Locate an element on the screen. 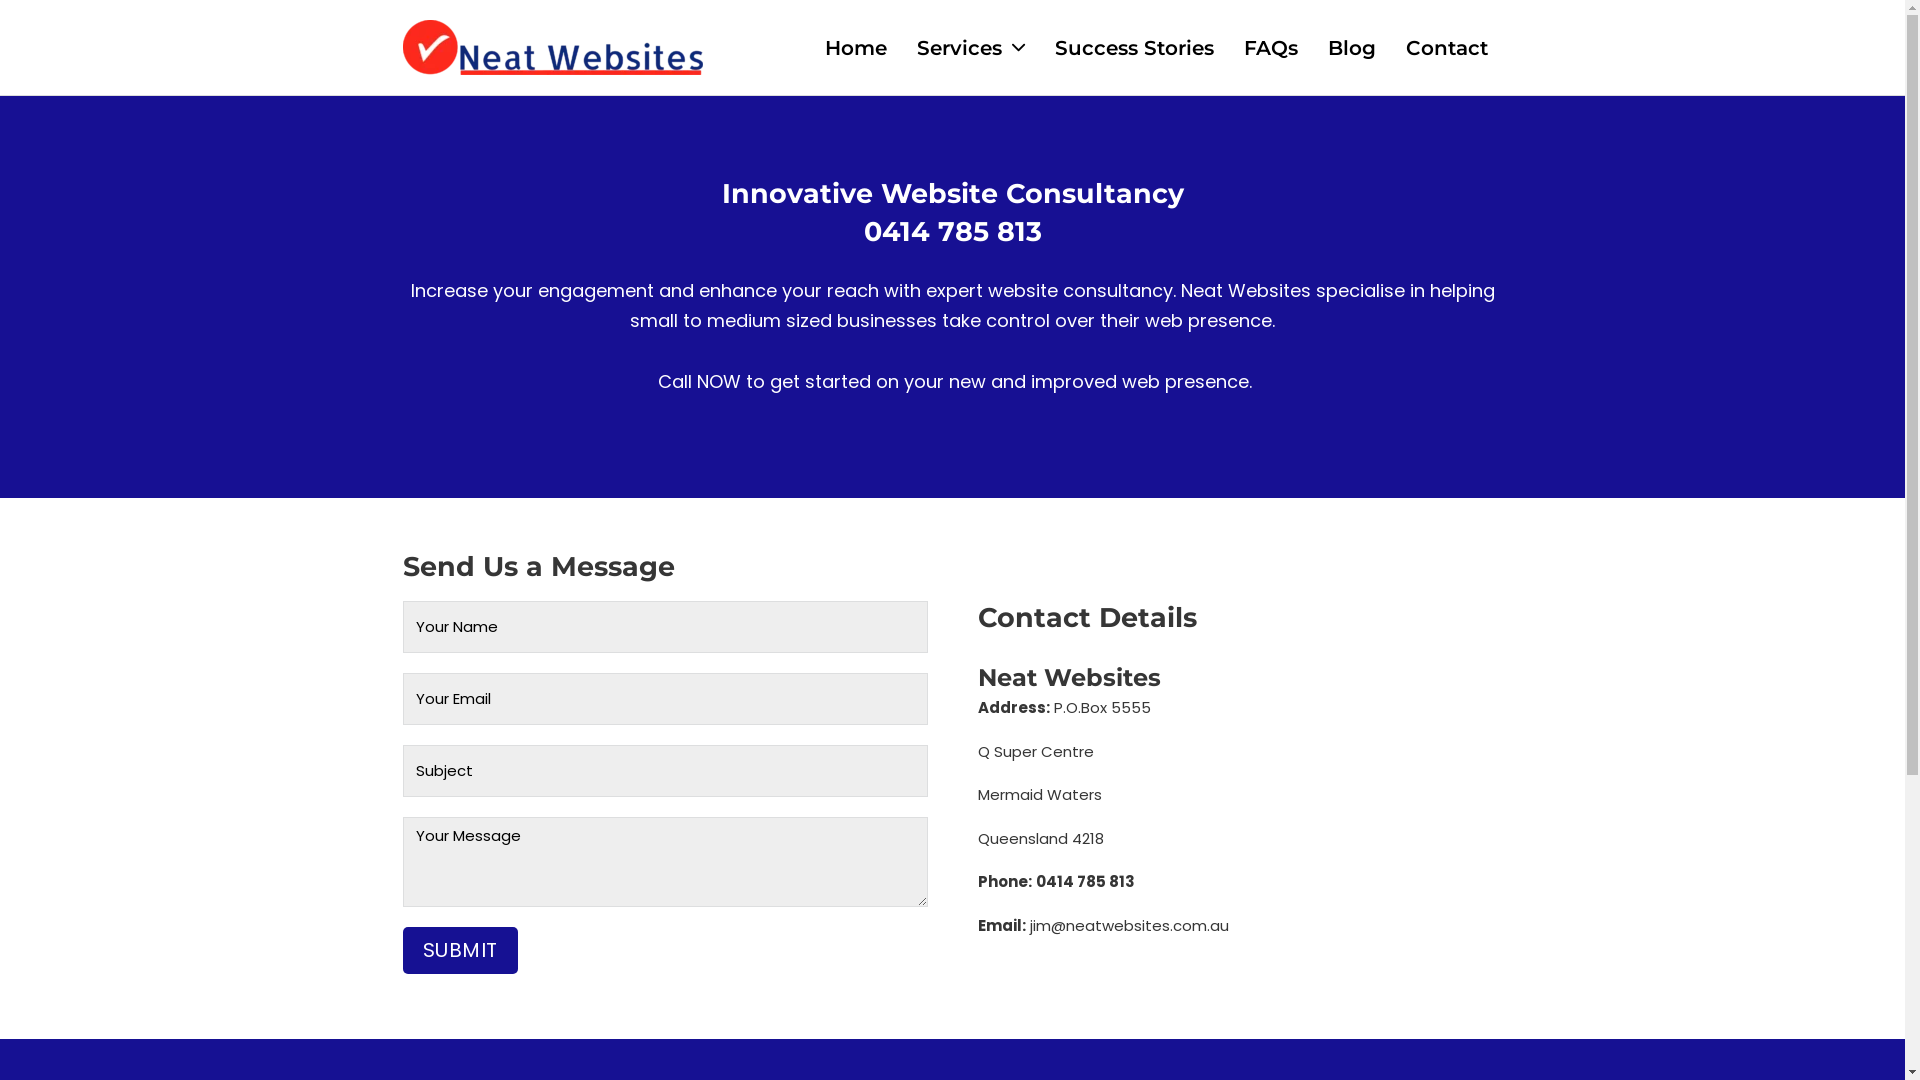 The width and height of the screenshot is (1920, 1080). 'Contact' is located at coordinates (1446, 45).